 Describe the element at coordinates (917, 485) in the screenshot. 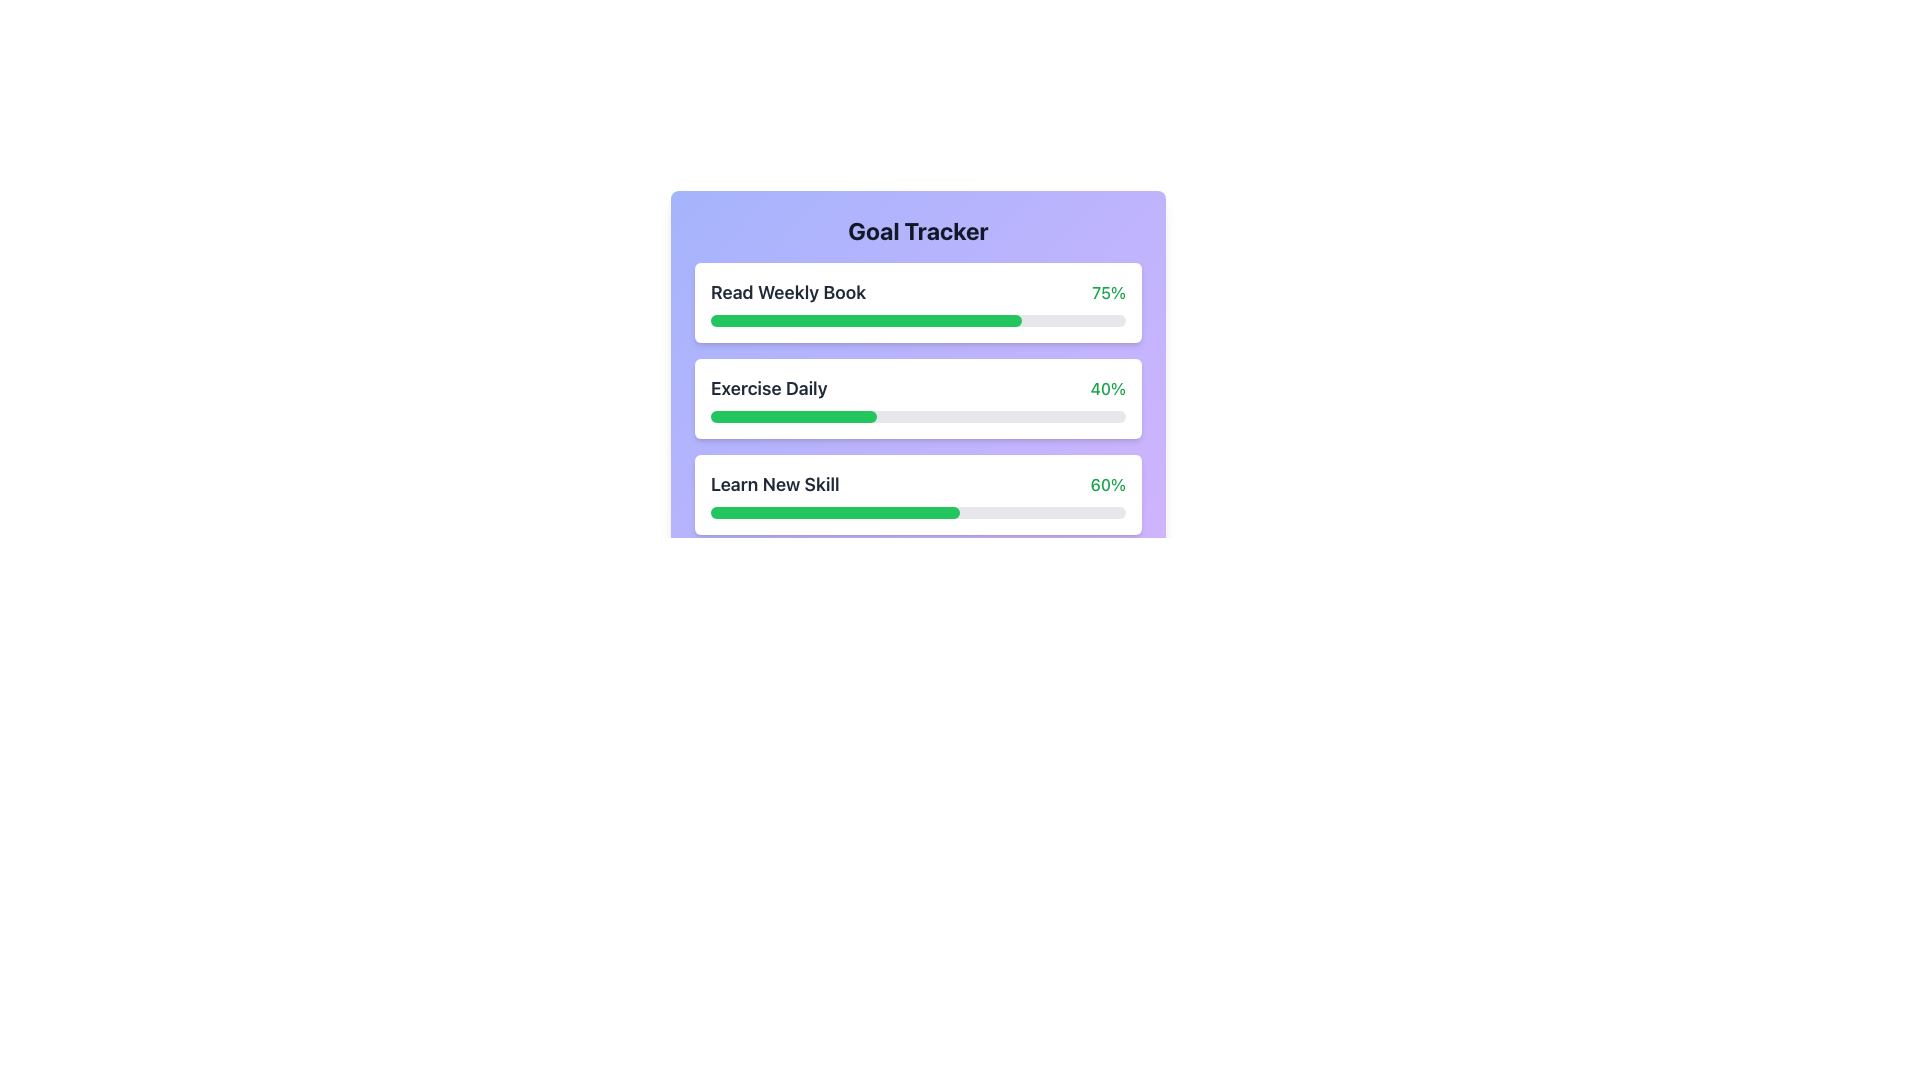

I see `the Information Display Row that indicates the learning of a new skill is 60% complete, located in the third row of the 'Goal Tracker' list` at that location.